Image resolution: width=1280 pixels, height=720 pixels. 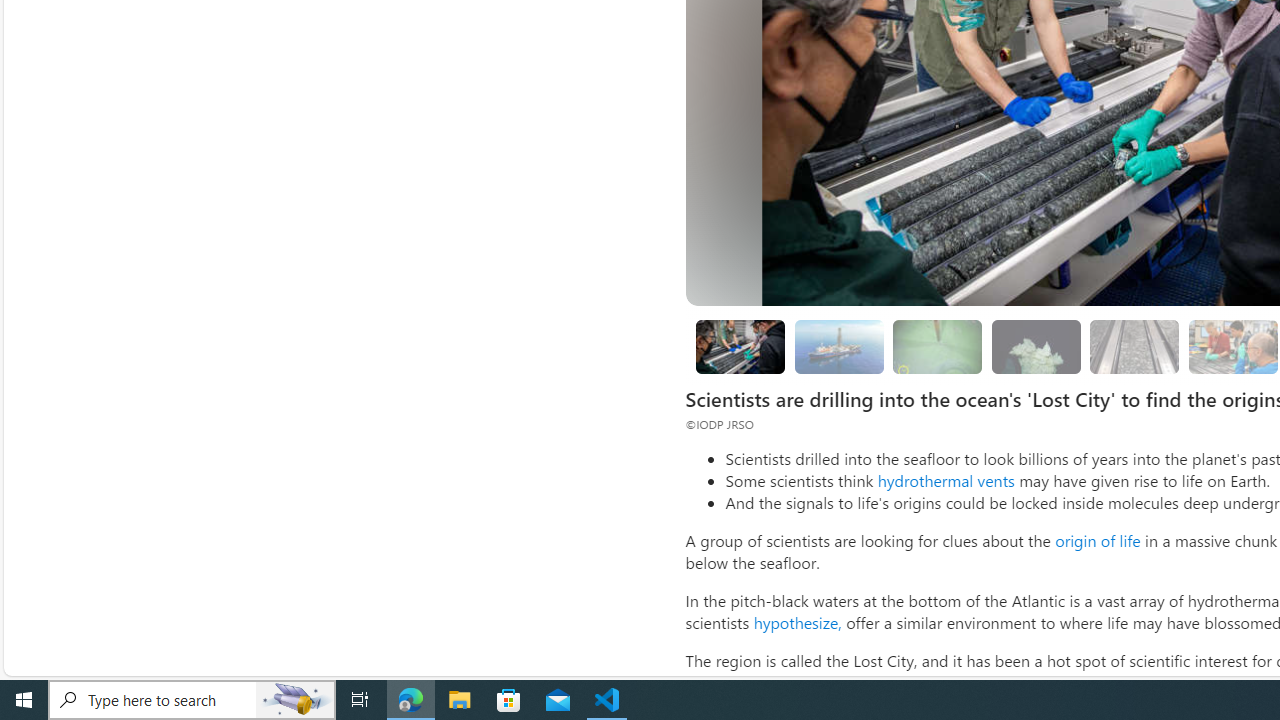 What do you see at coordinates (1231, 345) in the screenshot?
I see `'Looking for evidence of oxygen-free life'` at bounding box center [1231, 345].